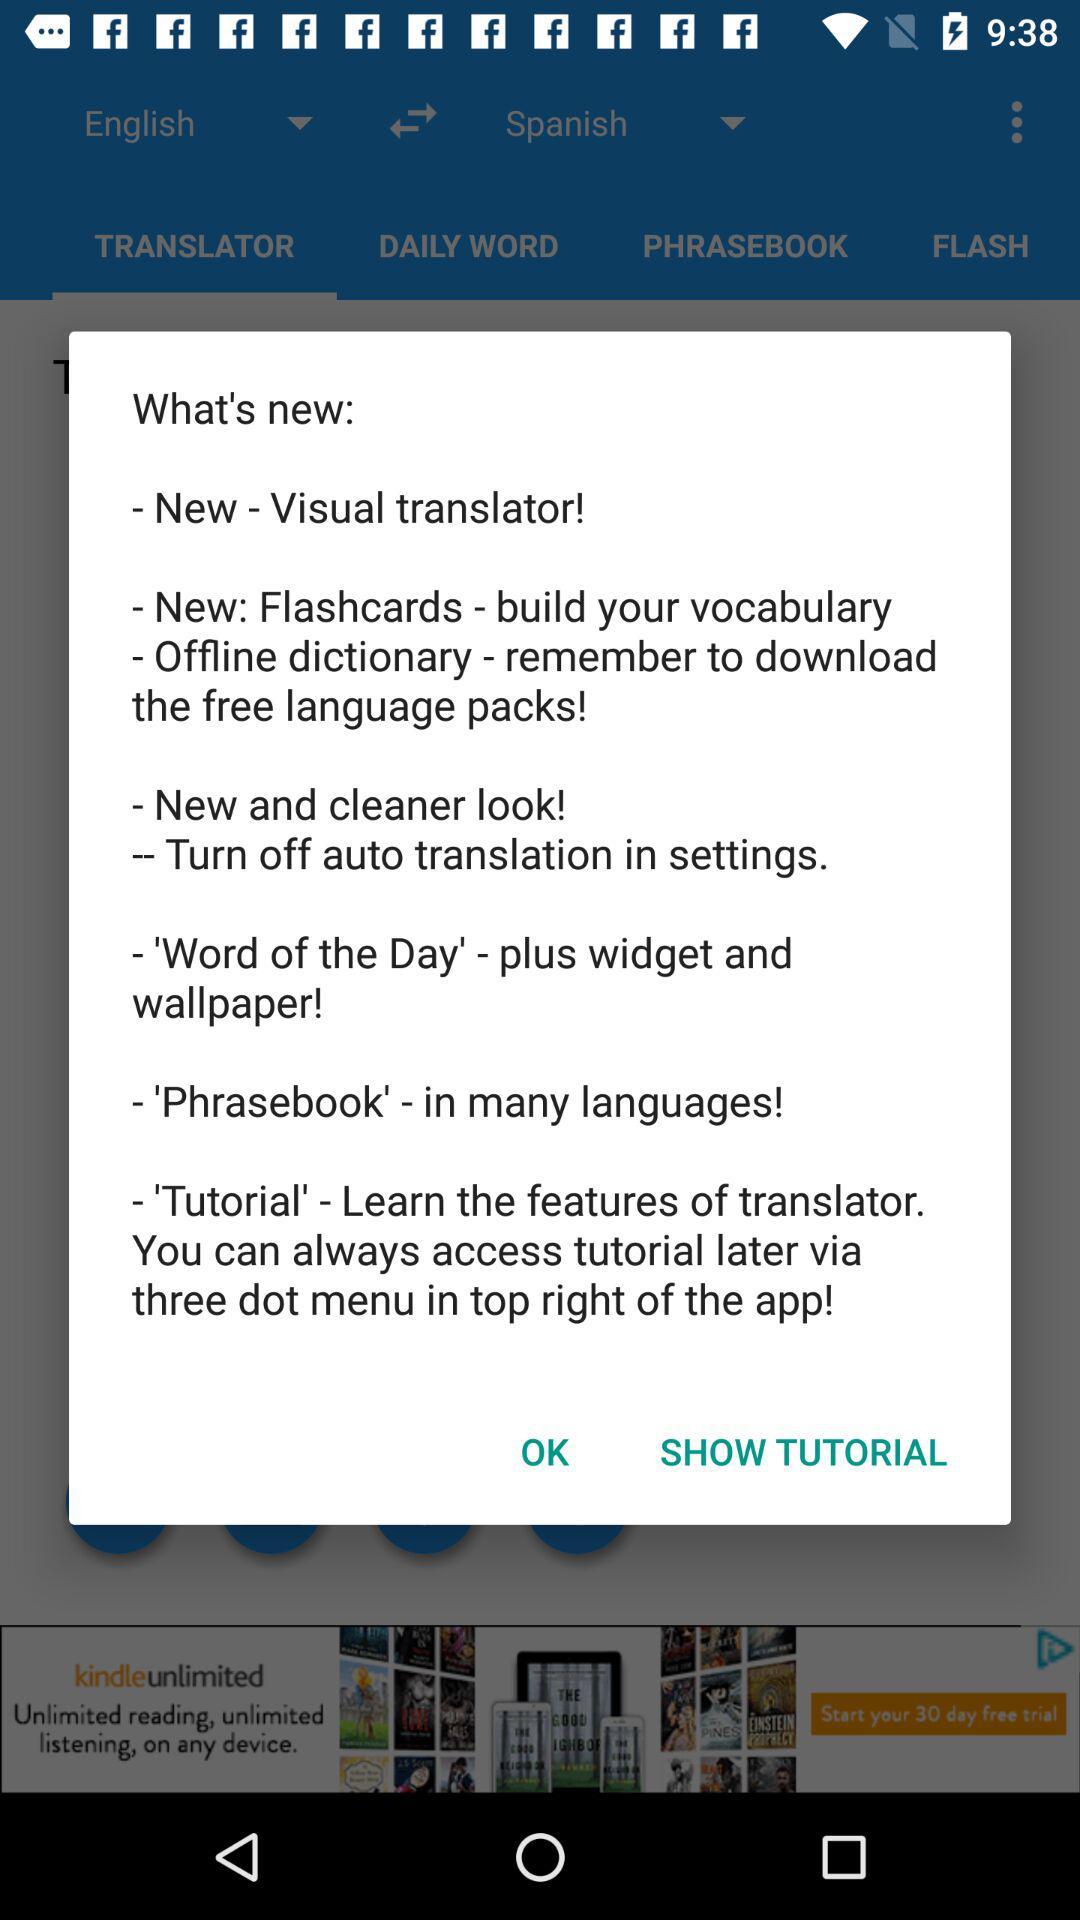 This screenshot has width=1080, height=1920. What do you see at coordinates (544, 1451) in the screenshot?
I see `the ok item` at bounding box center [544, 1451].